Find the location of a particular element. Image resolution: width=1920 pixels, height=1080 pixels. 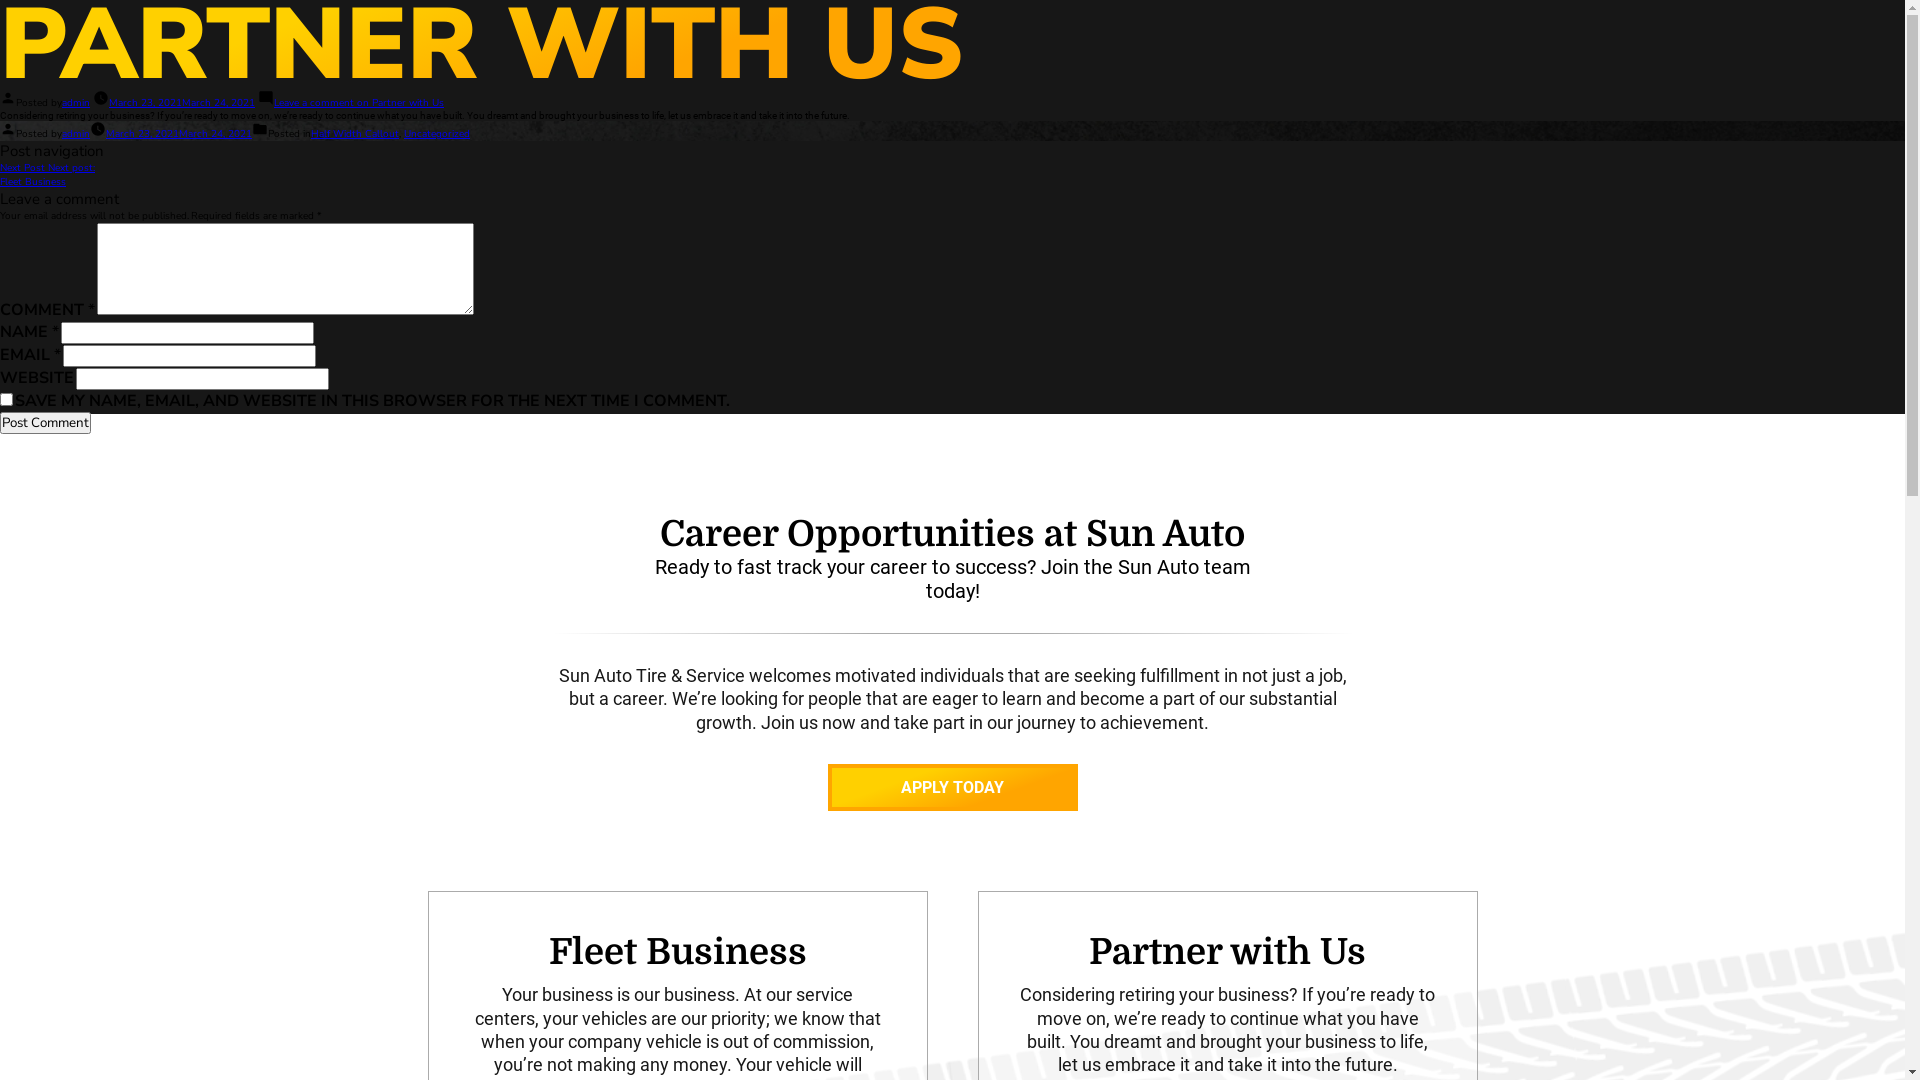

'Next Post Next post: is located at coordinates (47, 173).